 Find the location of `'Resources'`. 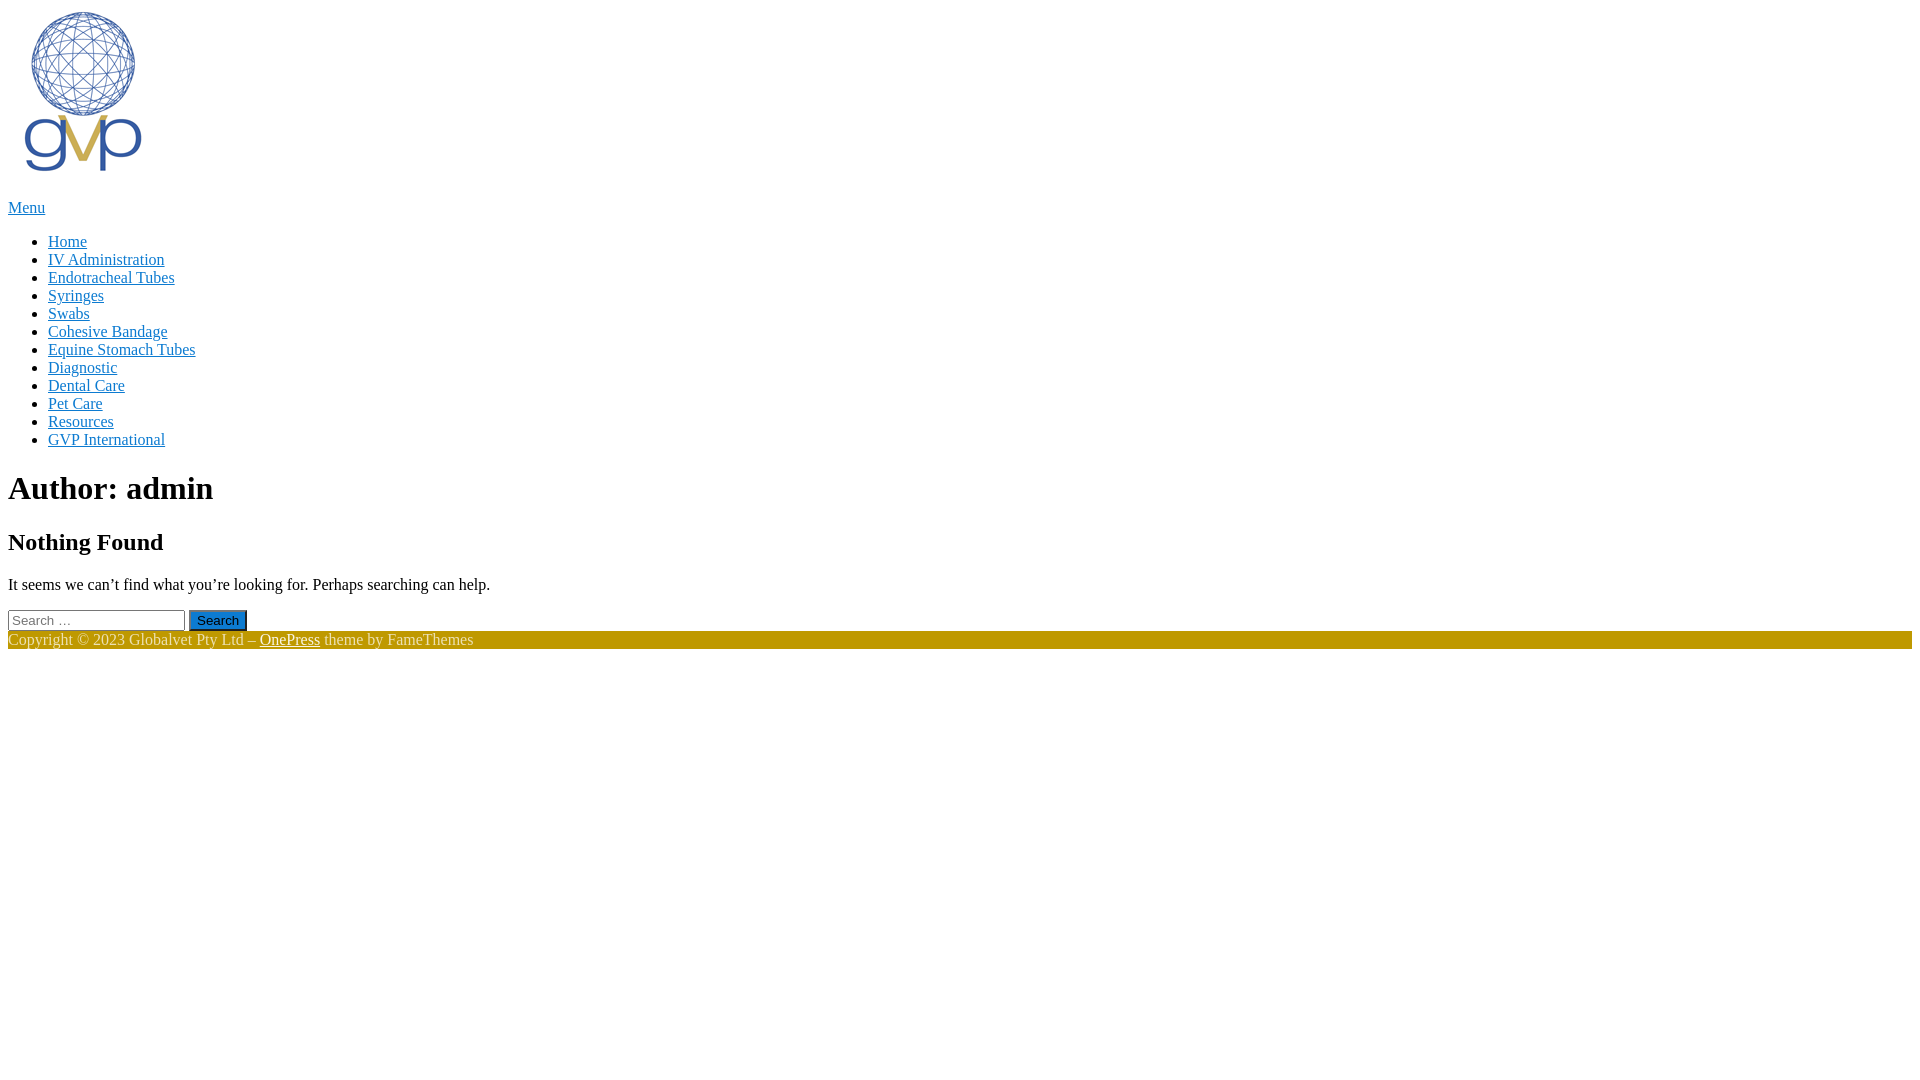

'Resources' is located at coordinates (48, 420).